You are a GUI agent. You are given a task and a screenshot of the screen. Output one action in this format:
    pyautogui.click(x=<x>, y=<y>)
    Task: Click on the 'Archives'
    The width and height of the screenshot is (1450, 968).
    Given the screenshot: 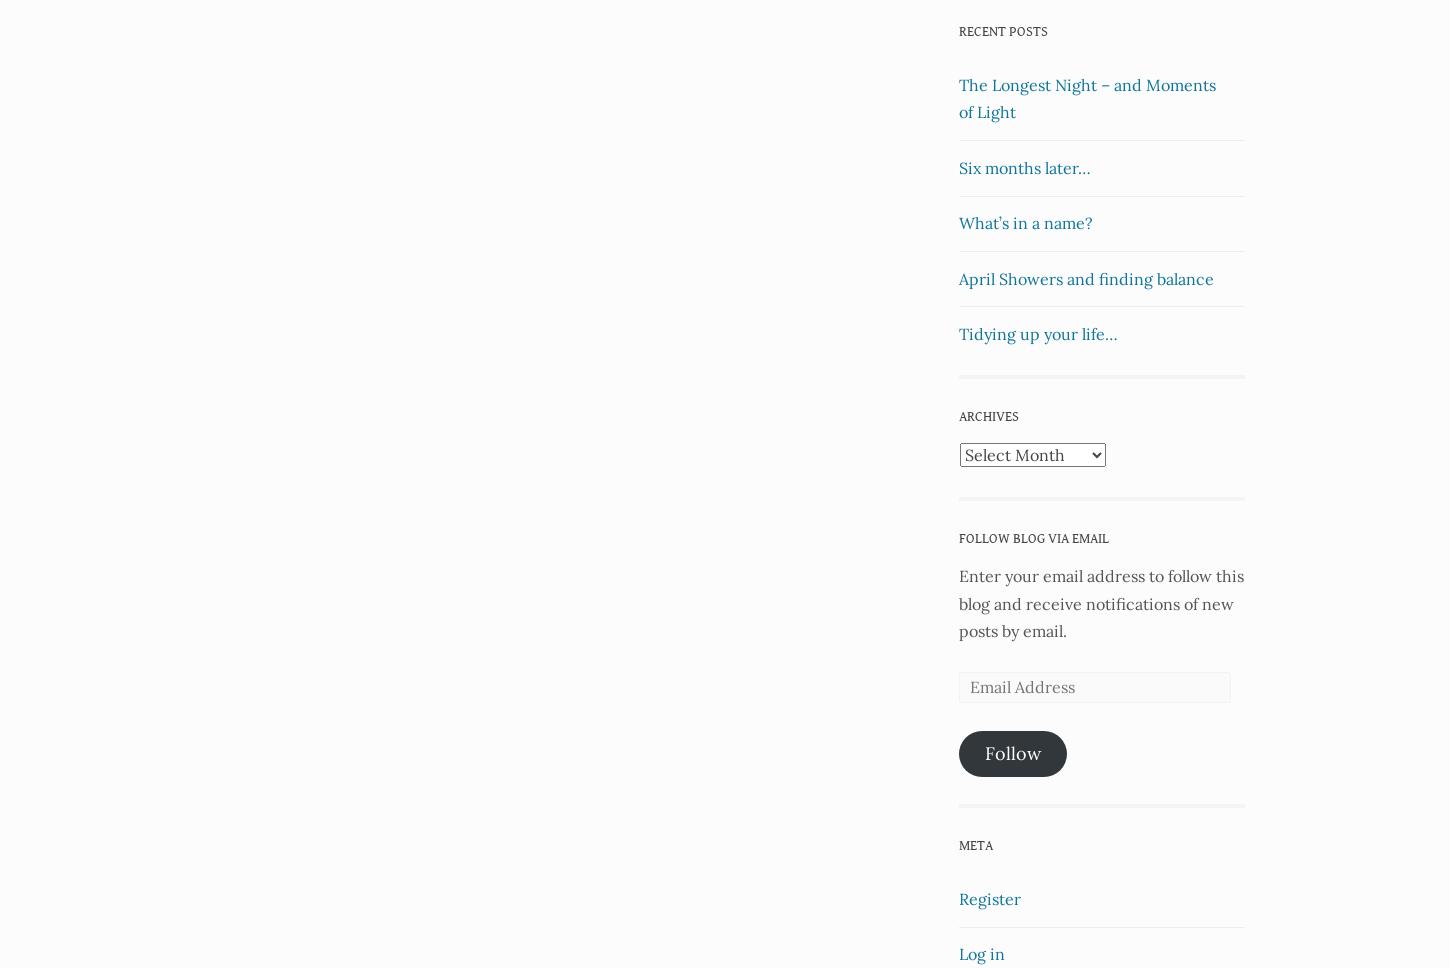 What is the action you would take?
    pyautogui.click(x=989, y=417)
    